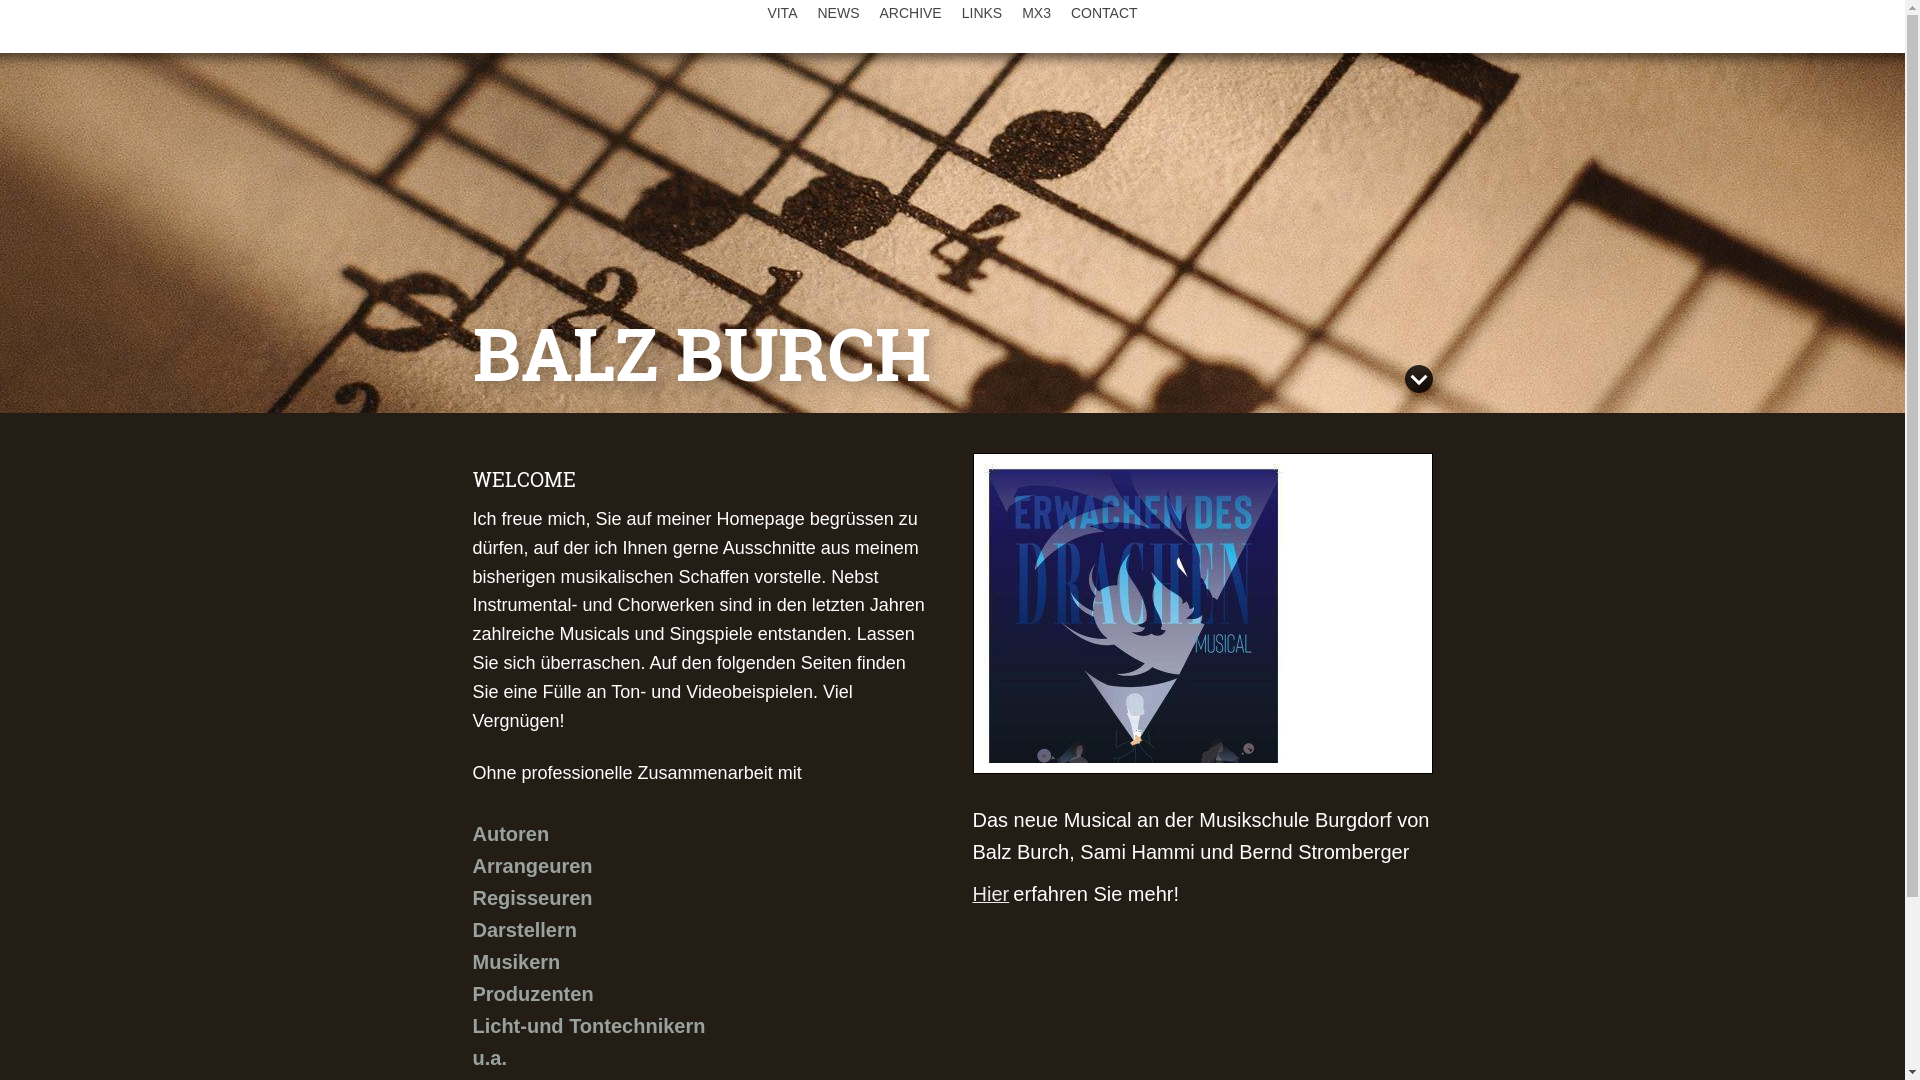  What do you see at coordinates (909, 12) in the screenshot?
I see `'ARCHIVE'` at bounding box center [909, 12].